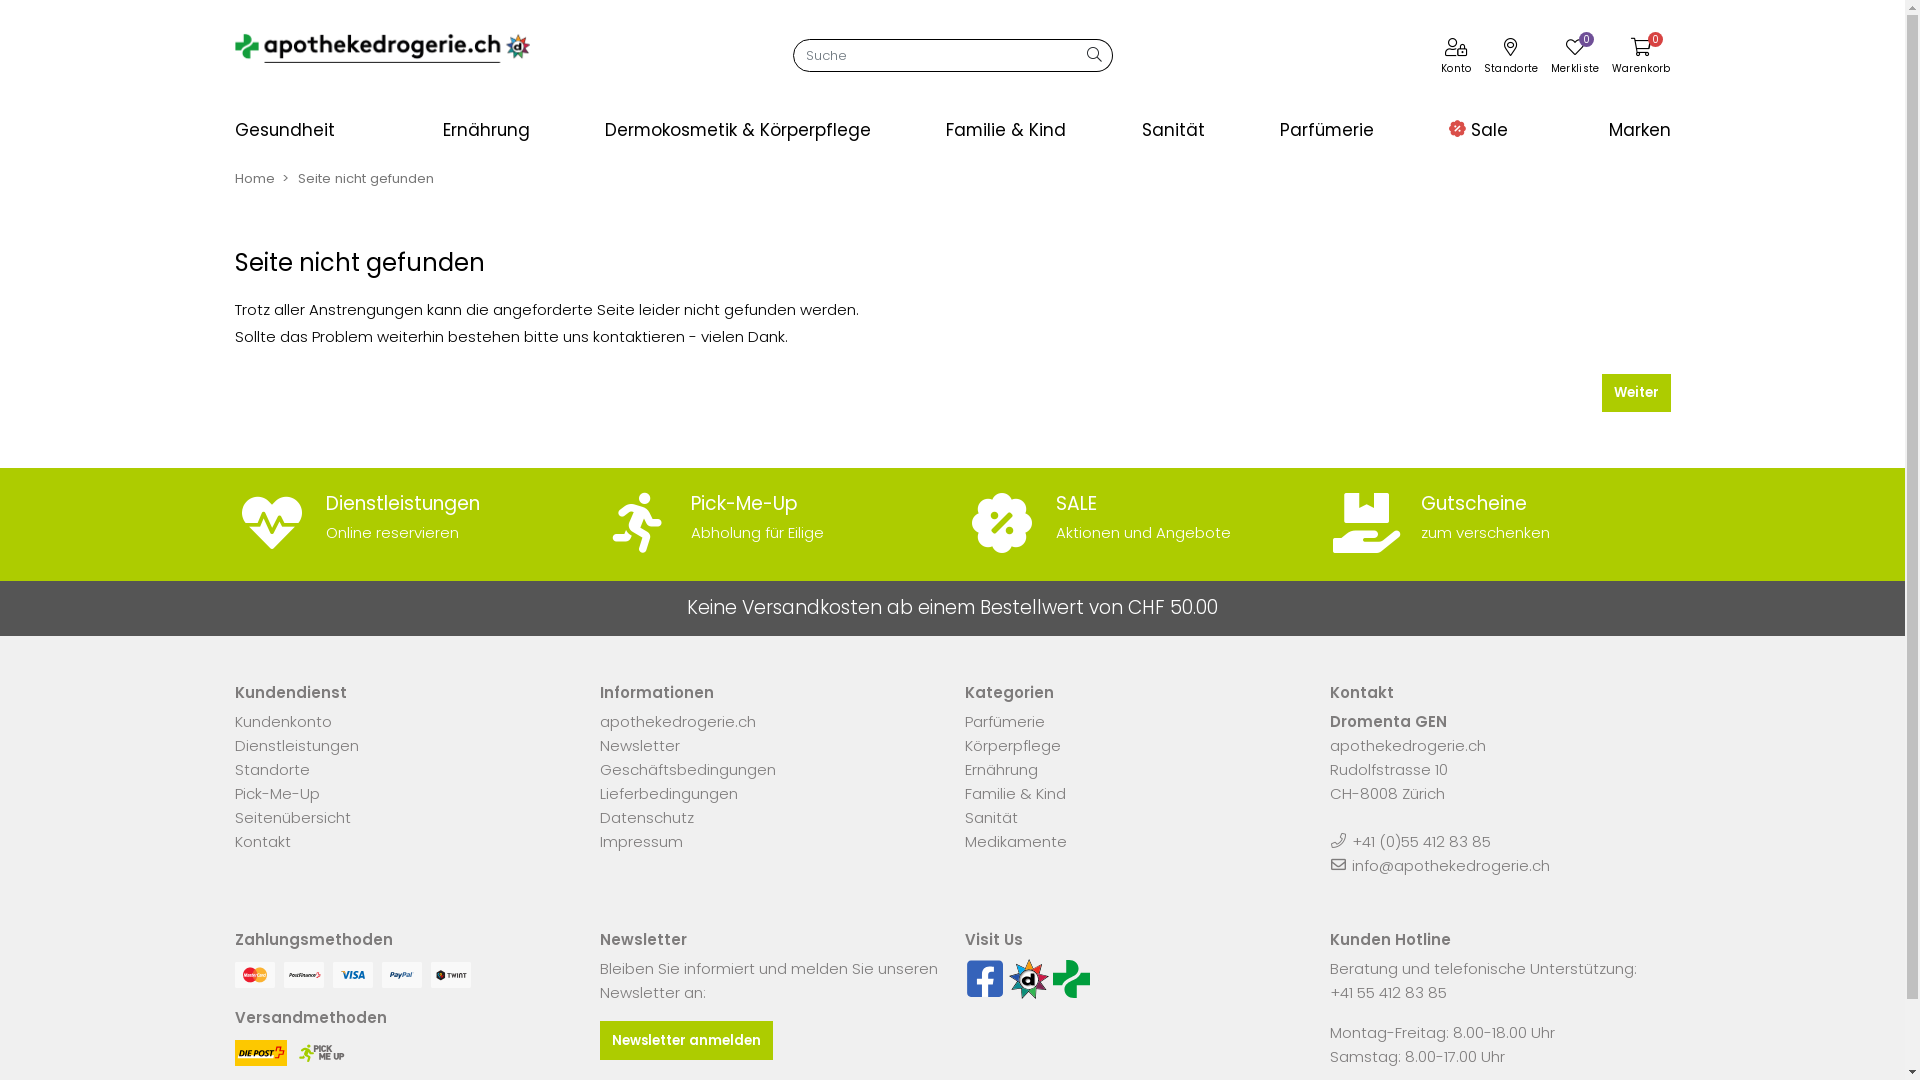 The image size is (1920, 1080). What do you see at coordinates (270, 768) in the screenshot?
I see `'Standorte'` at bounding box center [270, 768].